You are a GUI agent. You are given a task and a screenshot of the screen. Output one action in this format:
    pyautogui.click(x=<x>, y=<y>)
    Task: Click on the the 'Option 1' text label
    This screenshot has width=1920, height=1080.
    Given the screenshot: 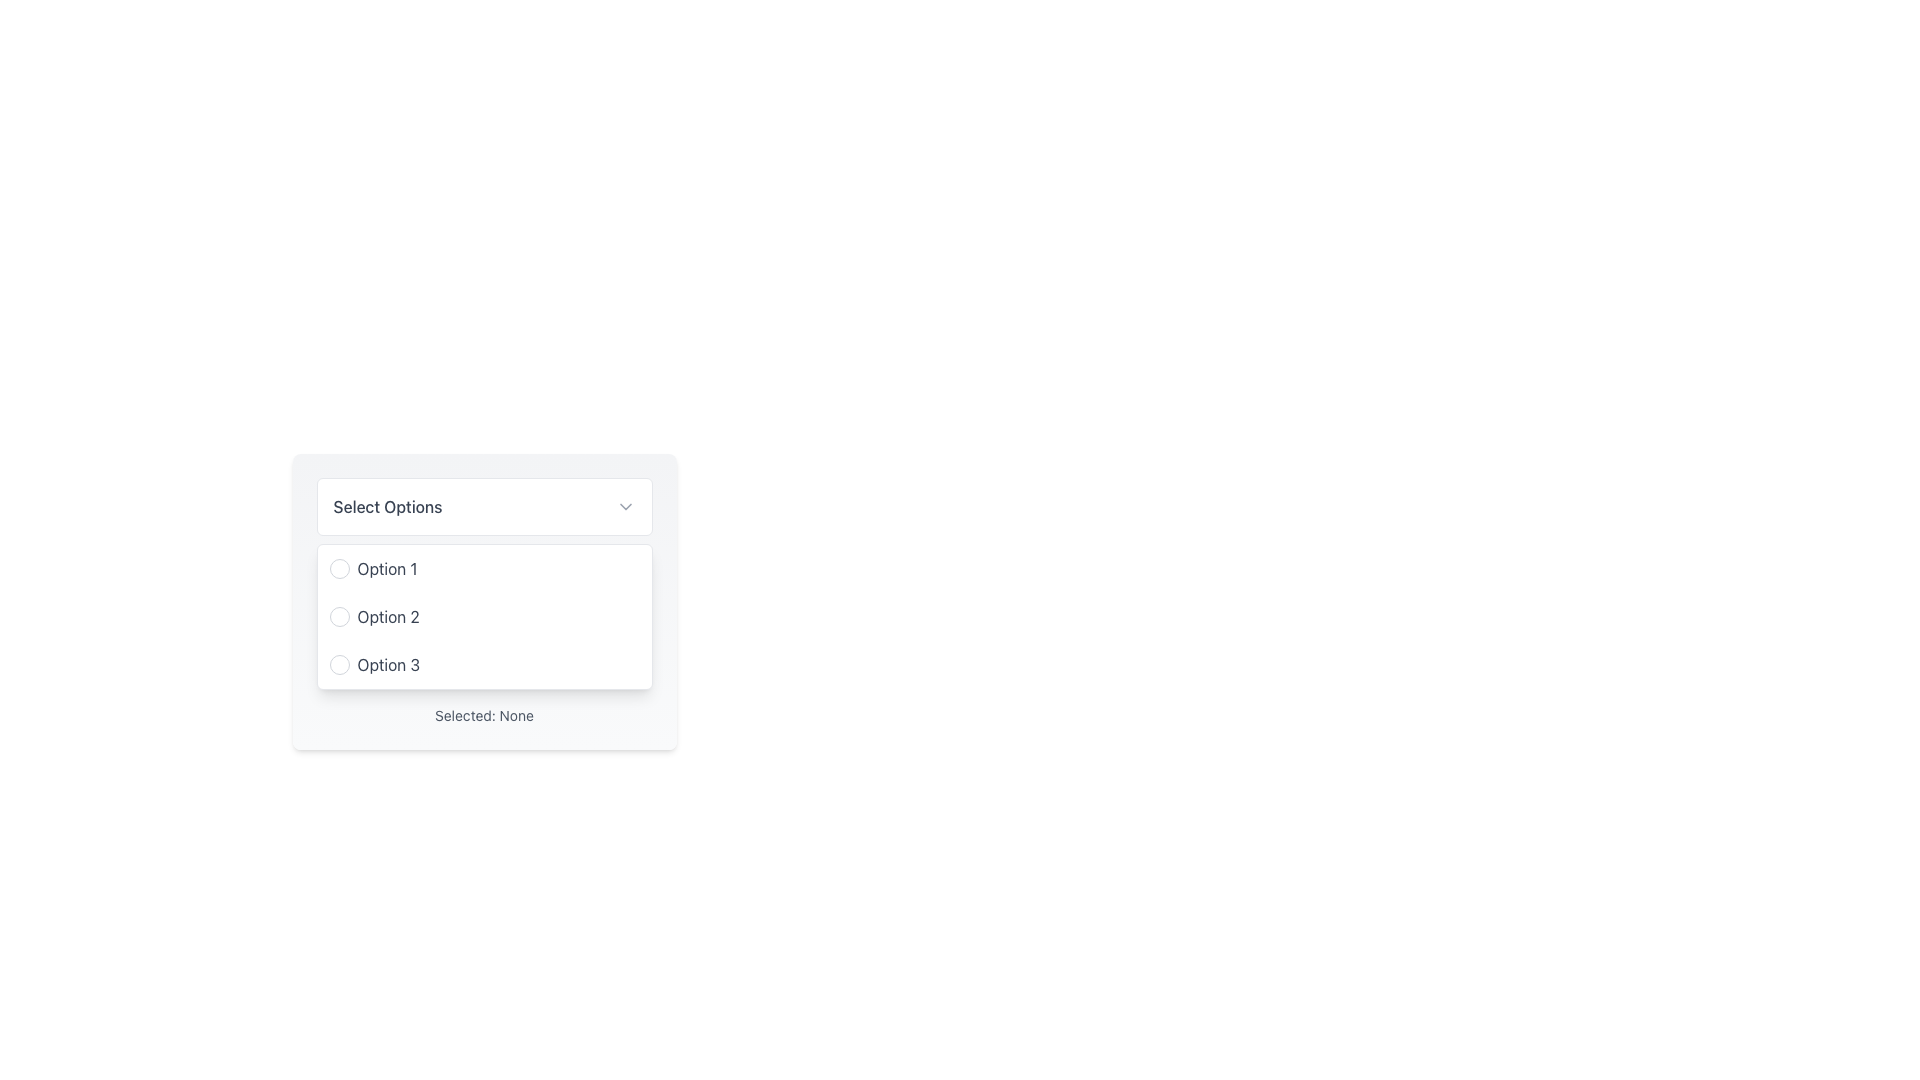 What is the action you would take?
    pyautogui.click(x=387, y=569)
    